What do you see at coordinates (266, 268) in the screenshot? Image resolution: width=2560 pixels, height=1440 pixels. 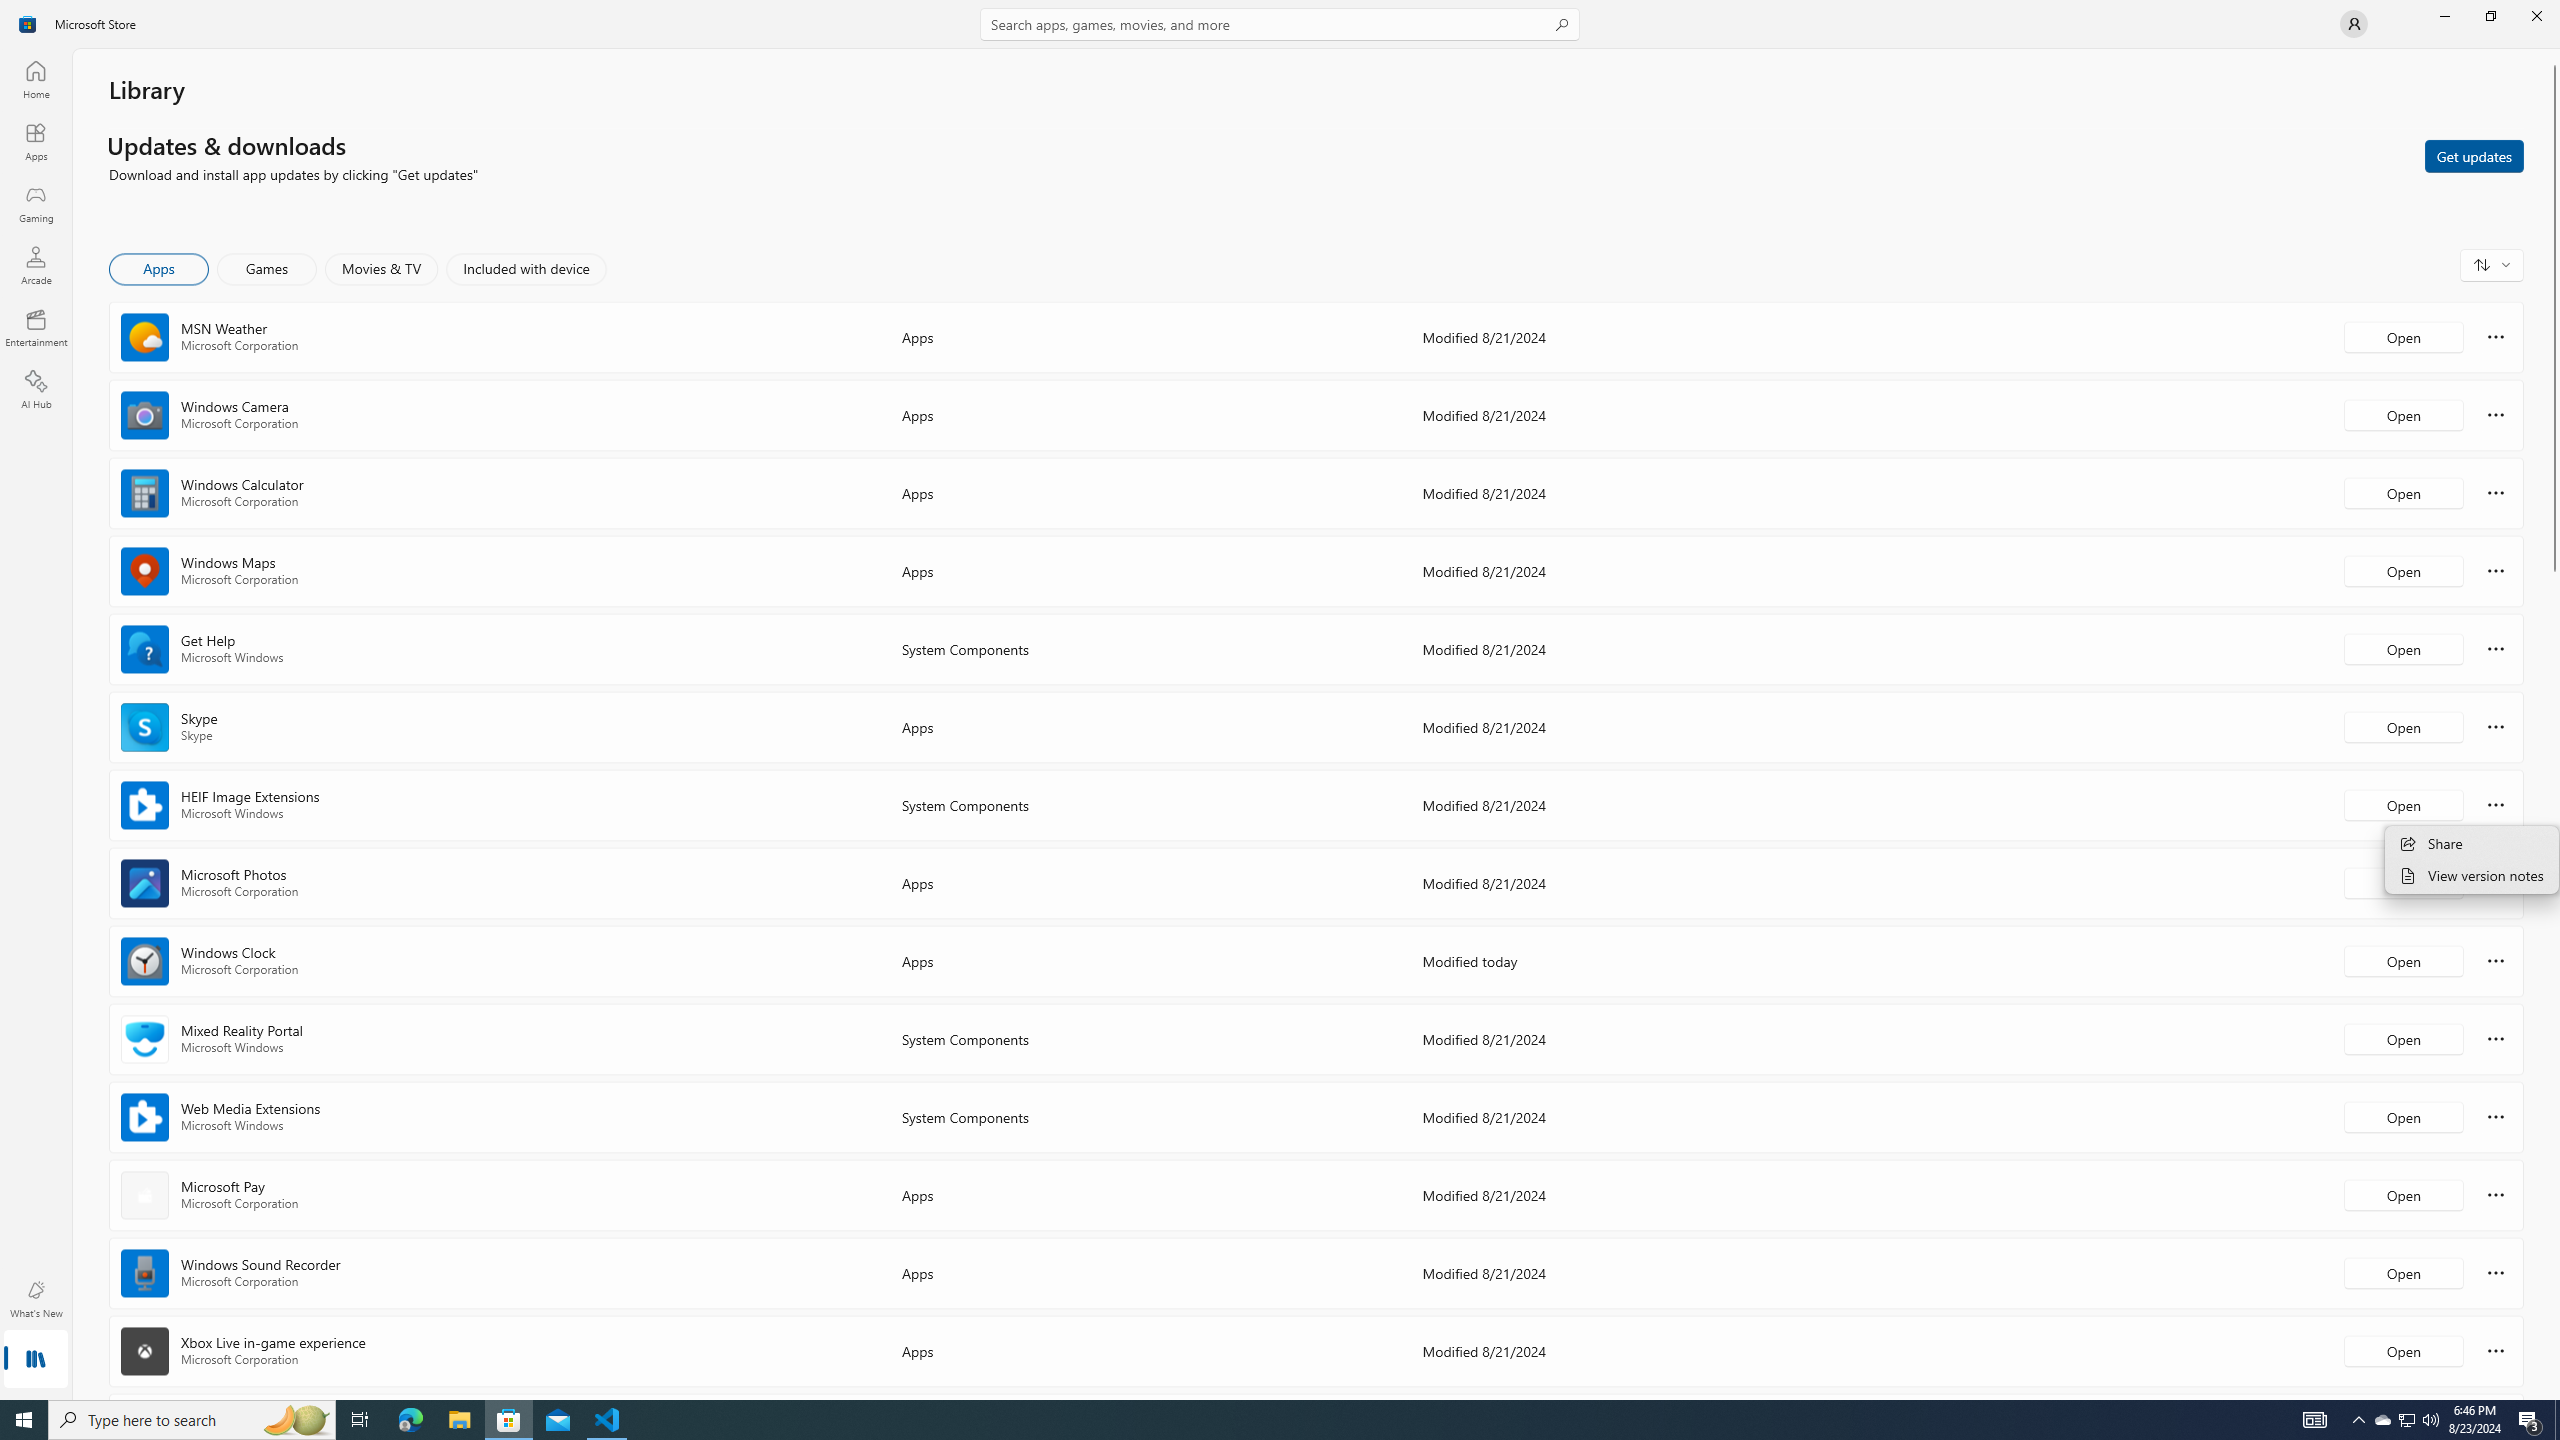 I see `'Games'` at bounding box center [266, 268].